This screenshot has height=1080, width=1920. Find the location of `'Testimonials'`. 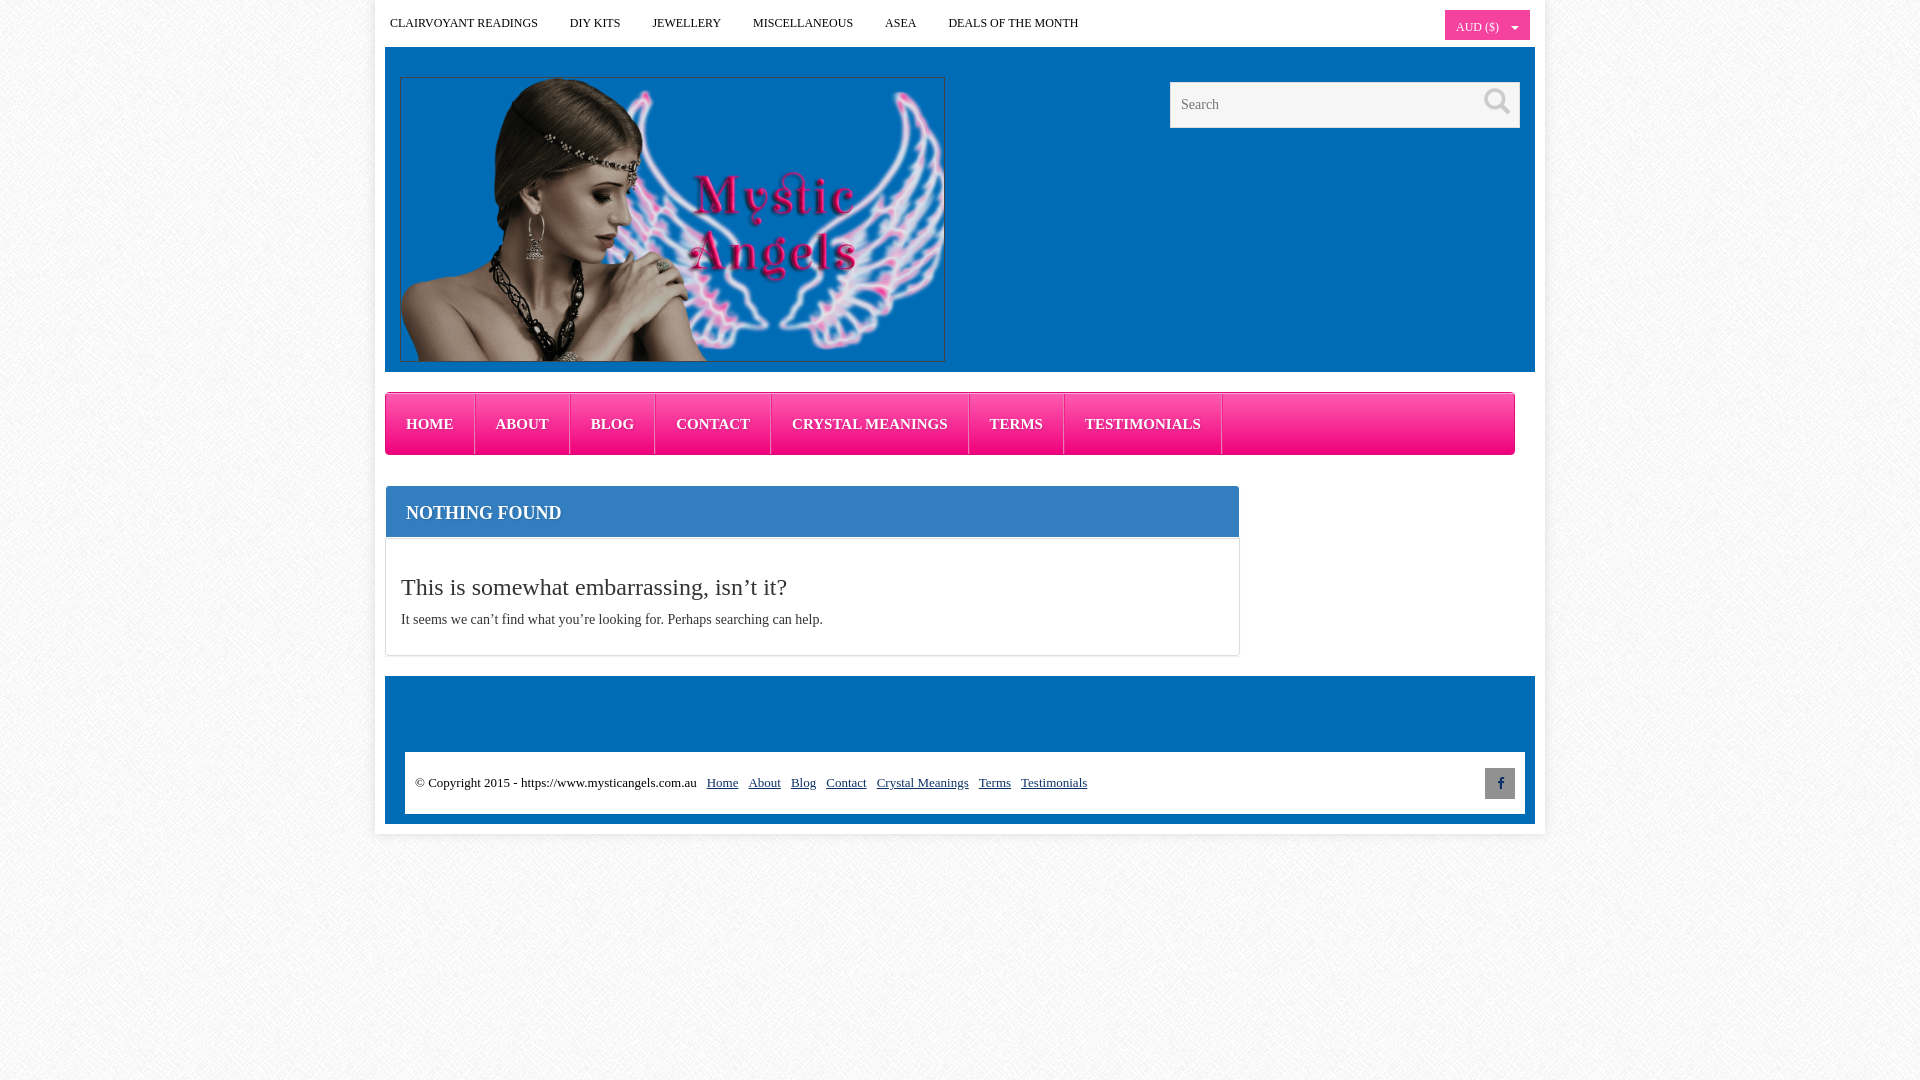

'Testimonials' is located at coordinates (1053, 781).